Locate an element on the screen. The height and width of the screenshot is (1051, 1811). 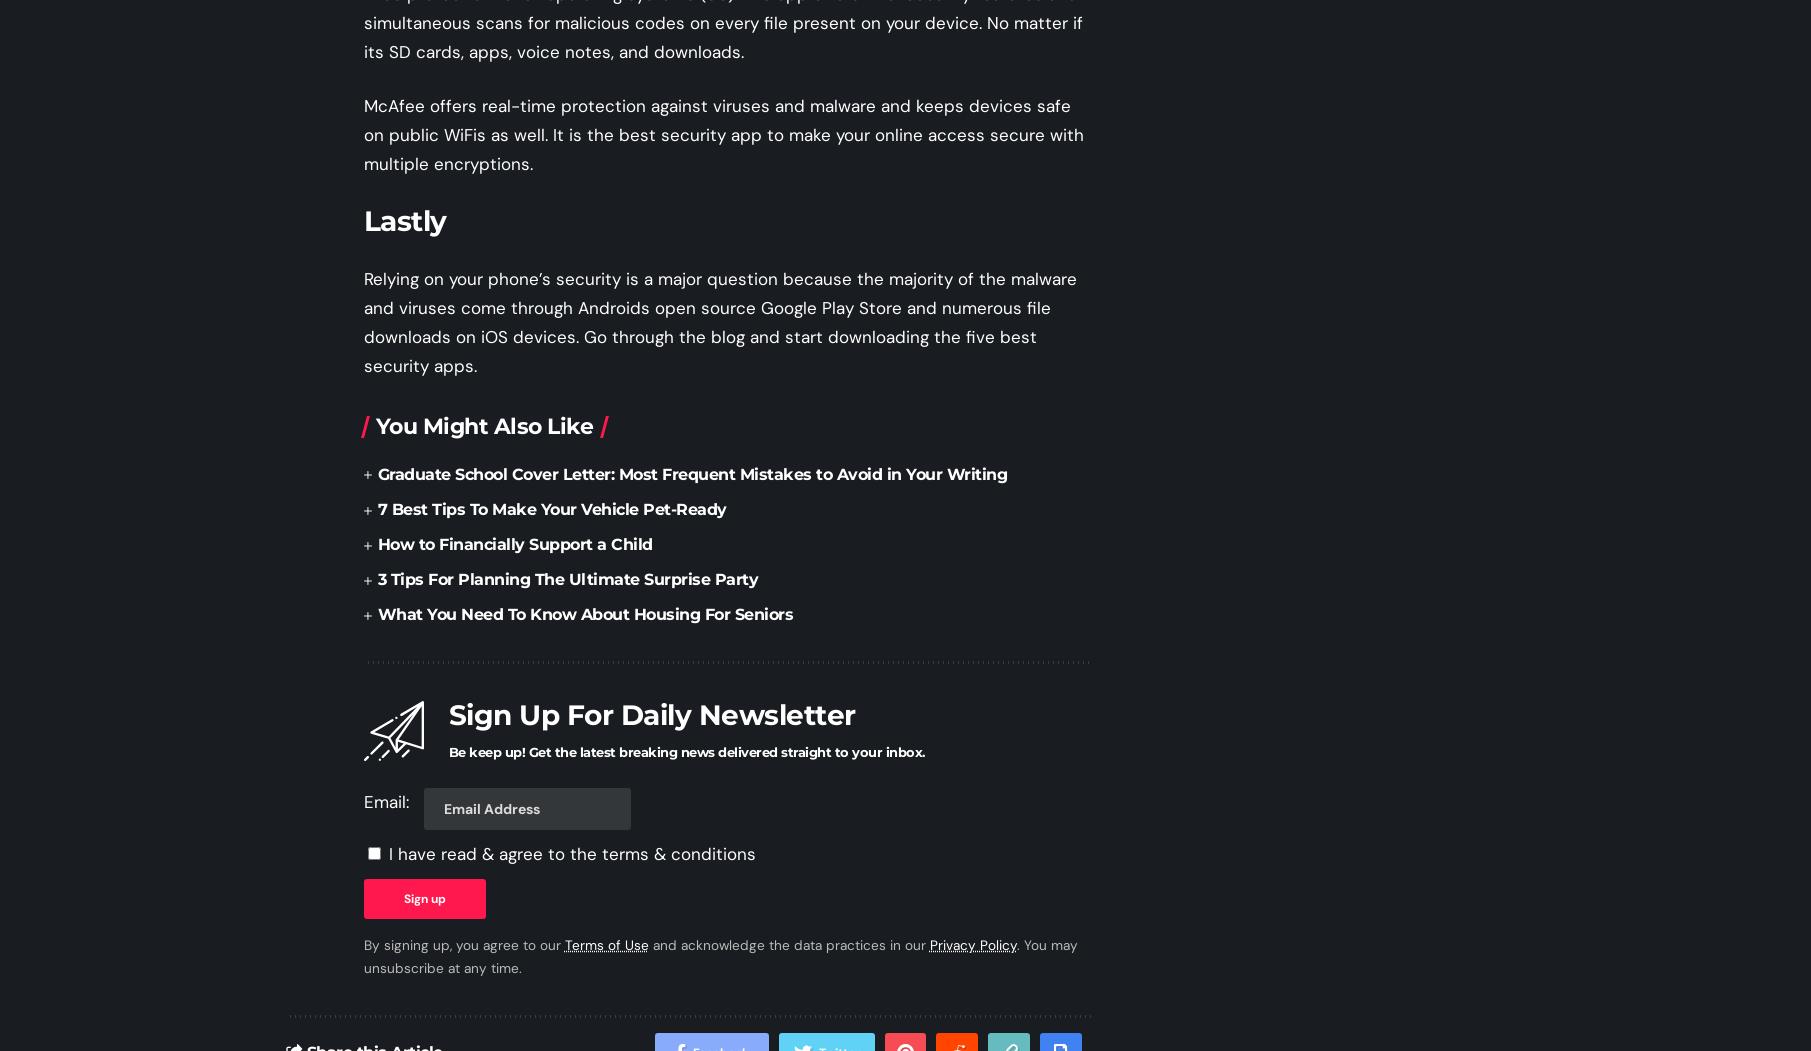
'3 Tips For Planning The Ultimate Surprise Party' is located at coordinates (566, 579).